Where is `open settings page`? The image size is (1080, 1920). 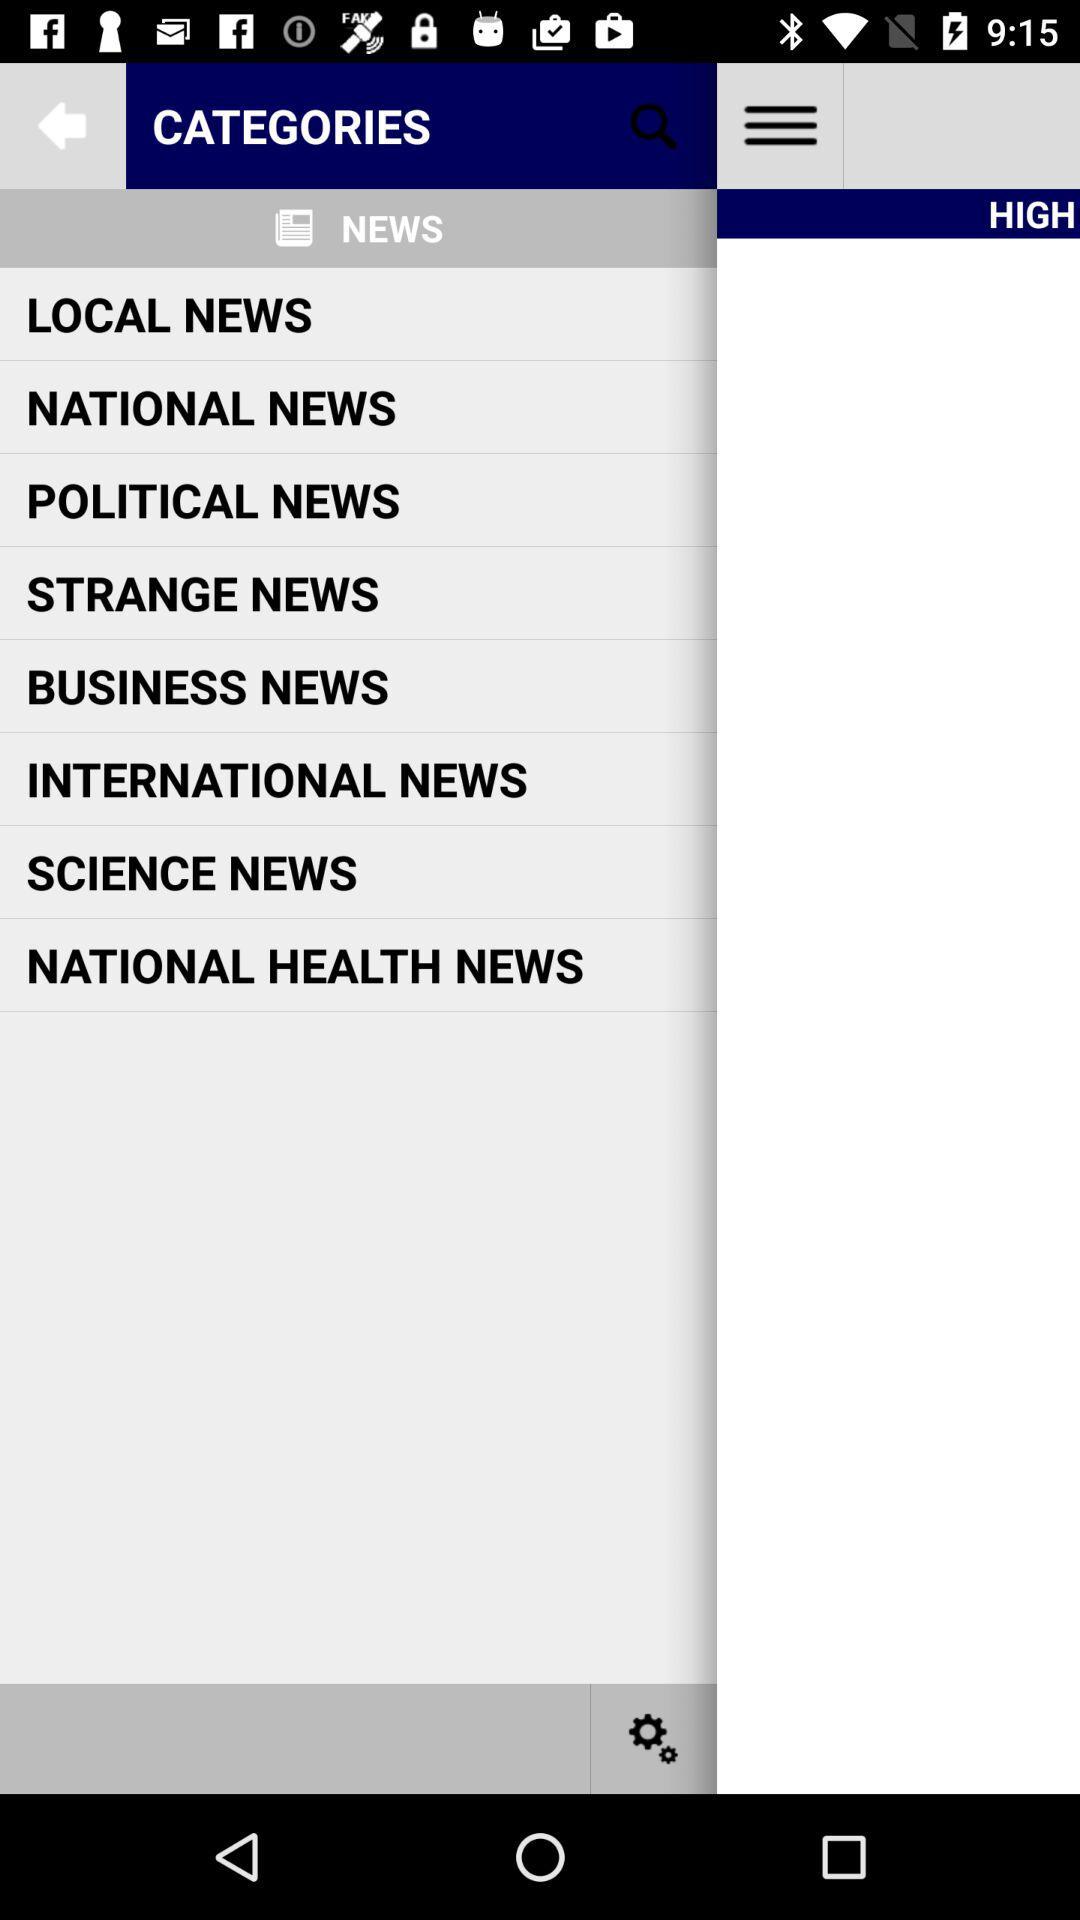 open settings page is located at coordinates (654, 1737).